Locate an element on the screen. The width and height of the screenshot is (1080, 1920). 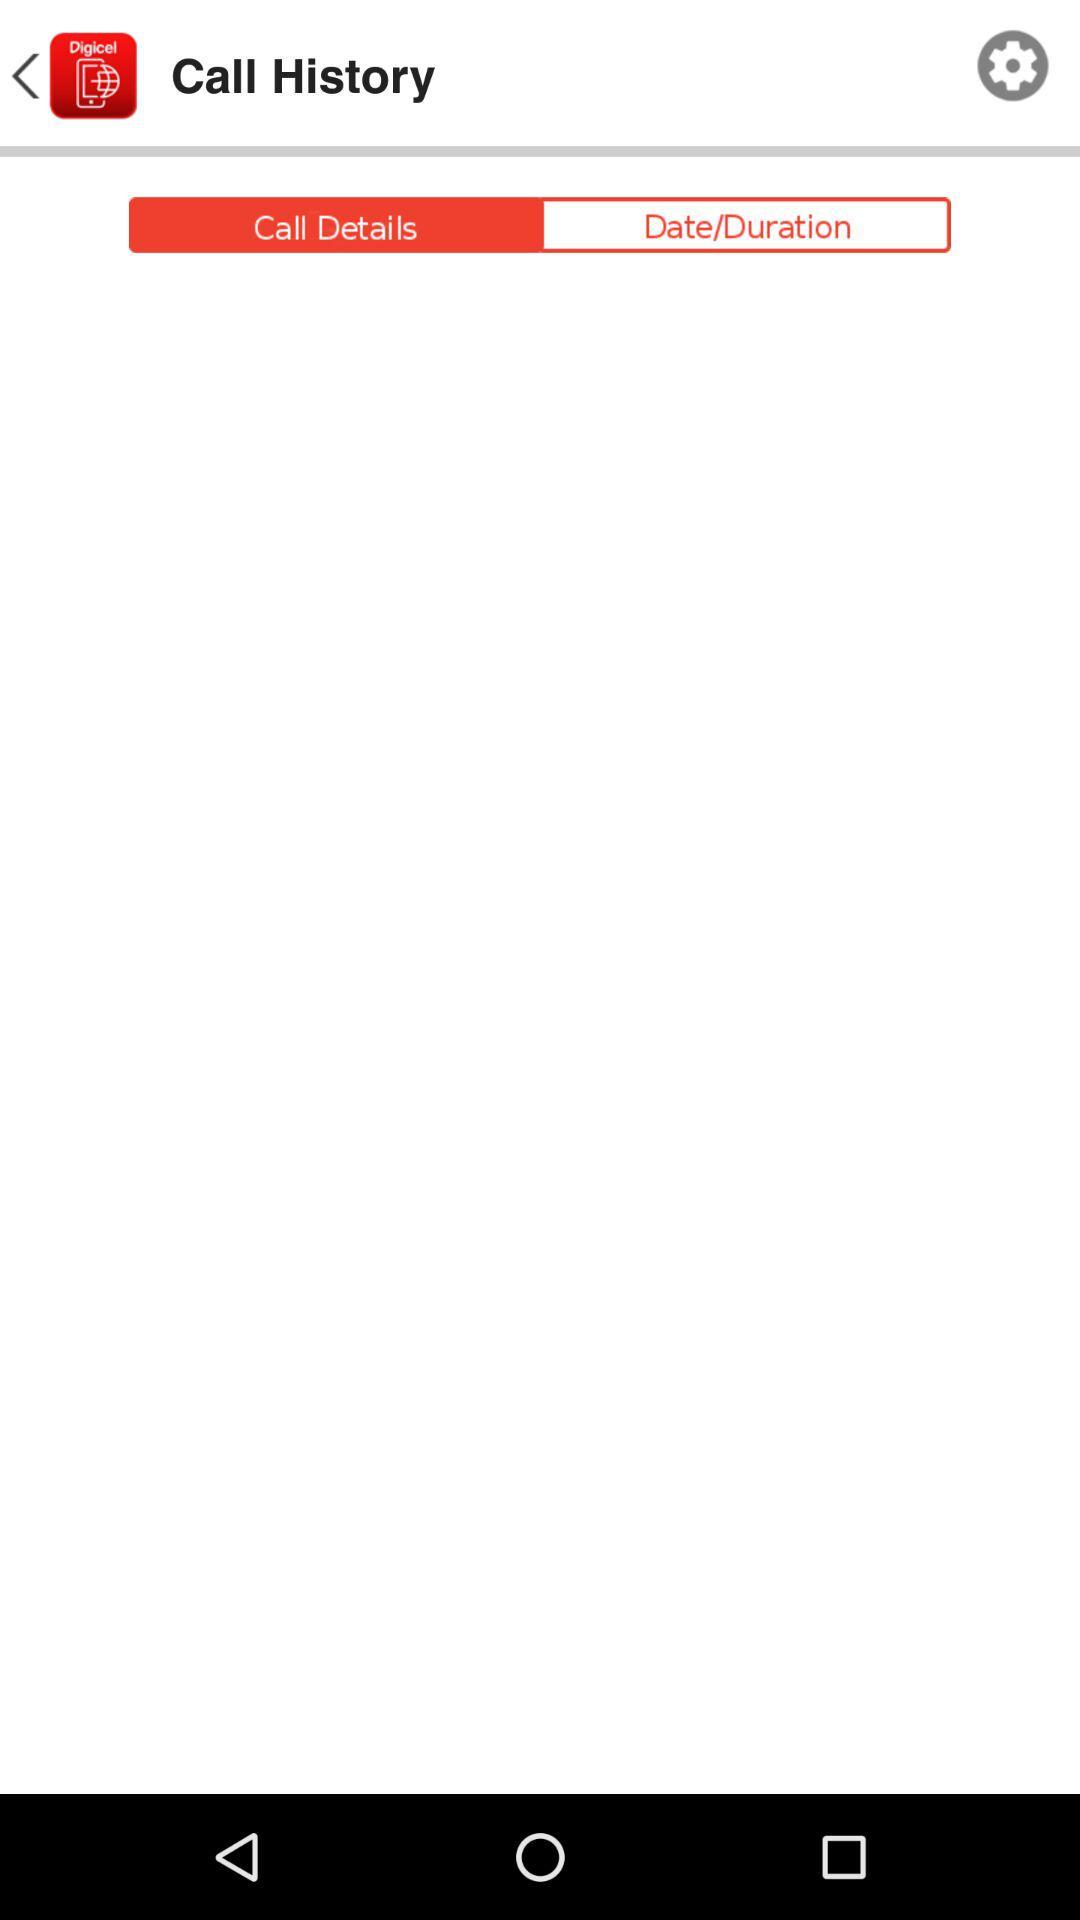
ok is located at coordinates (1013, 66).